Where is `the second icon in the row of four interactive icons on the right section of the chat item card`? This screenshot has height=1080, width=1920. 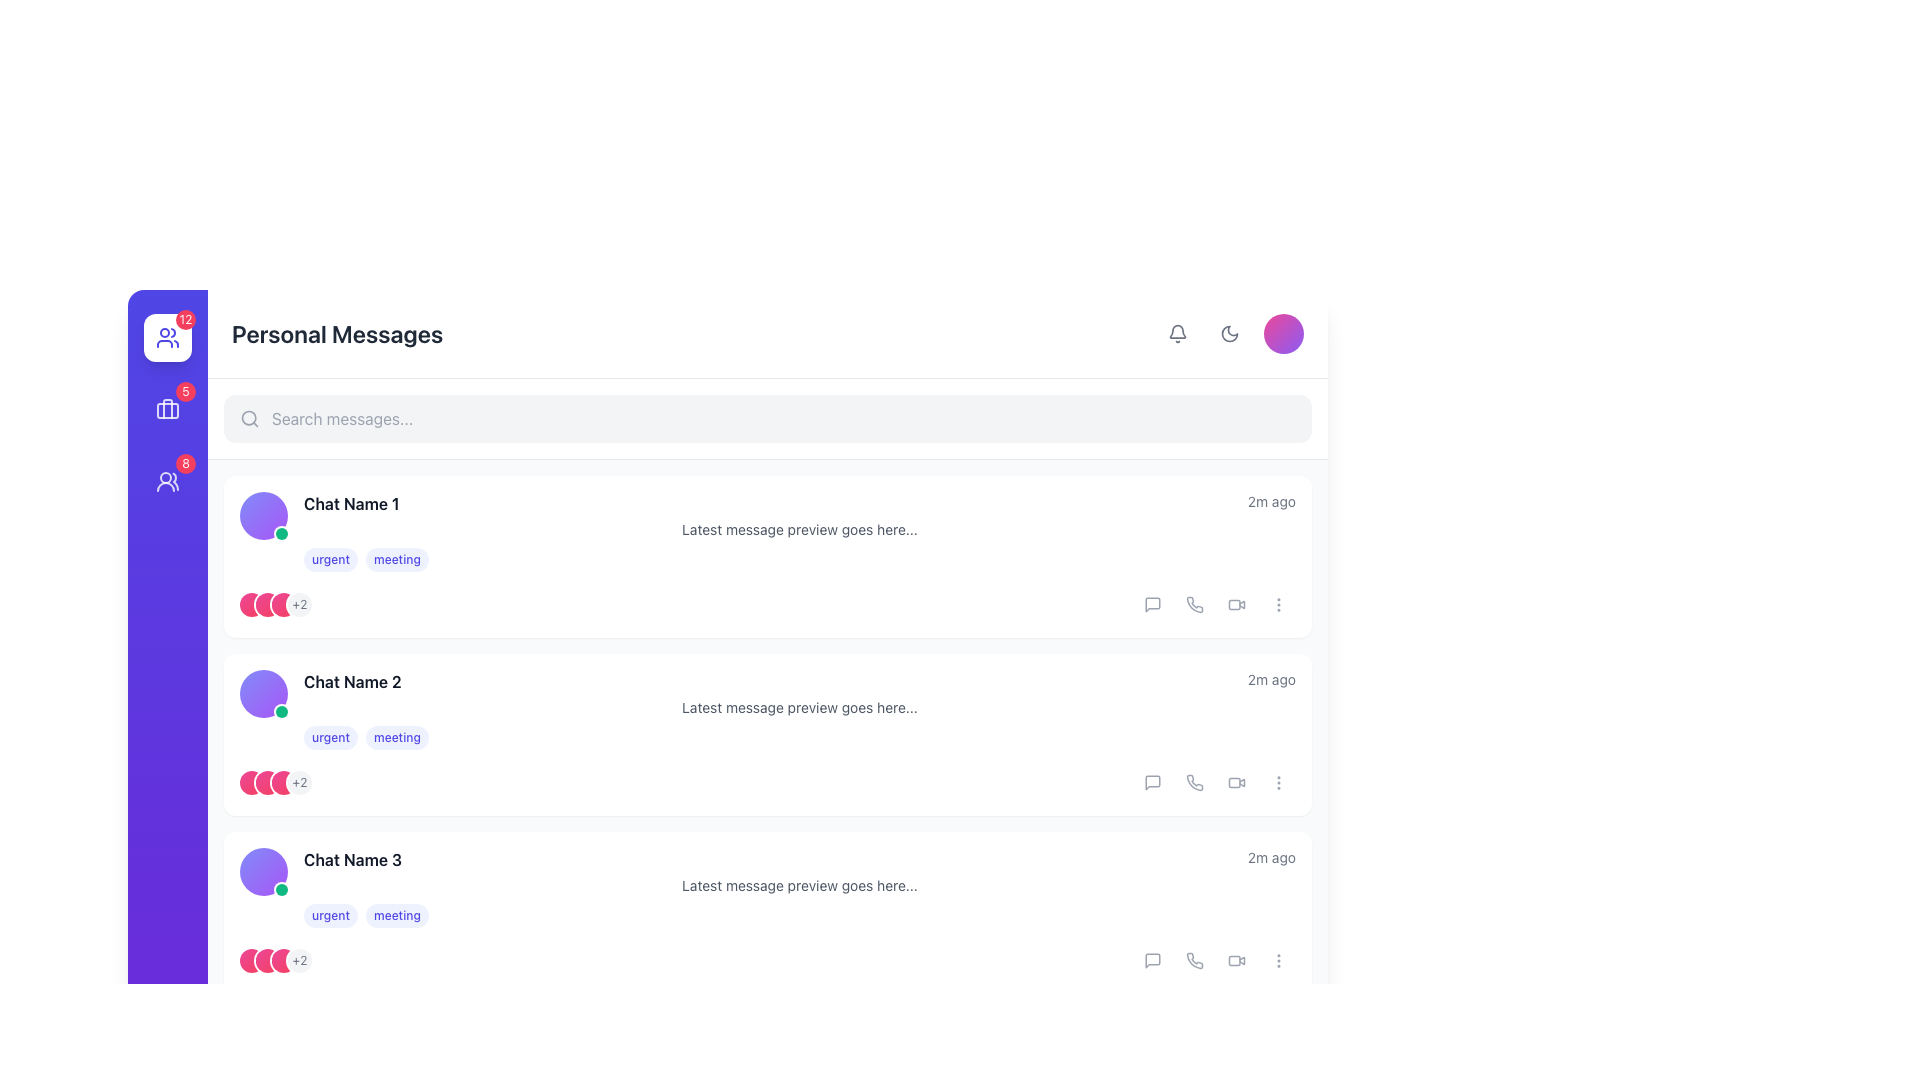
the second icon in the row of four interactive icons on the right section of the chat item card is located at coordinates (1195, 959).